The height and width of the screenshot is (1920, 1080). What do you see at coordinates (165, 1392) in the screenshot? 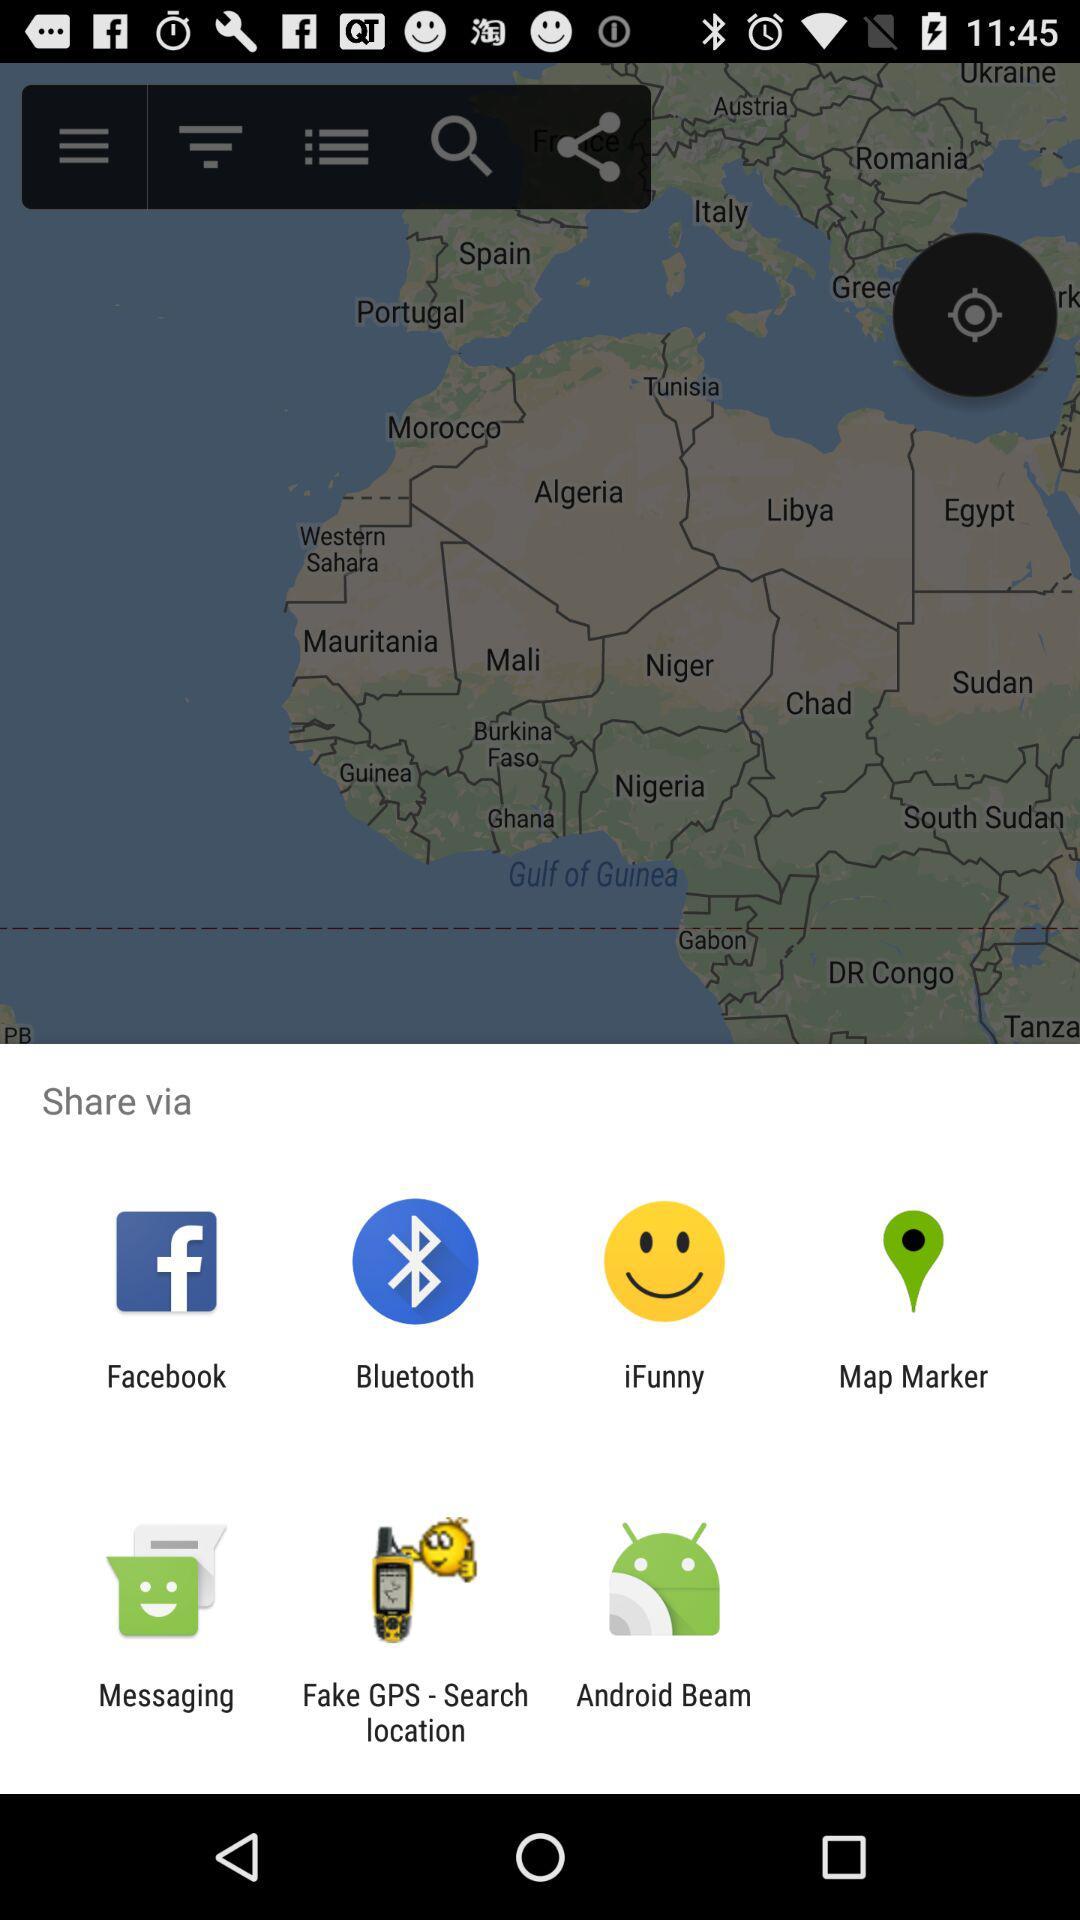
I see `app next to bluetooth` at bounding box center [165, 1392].